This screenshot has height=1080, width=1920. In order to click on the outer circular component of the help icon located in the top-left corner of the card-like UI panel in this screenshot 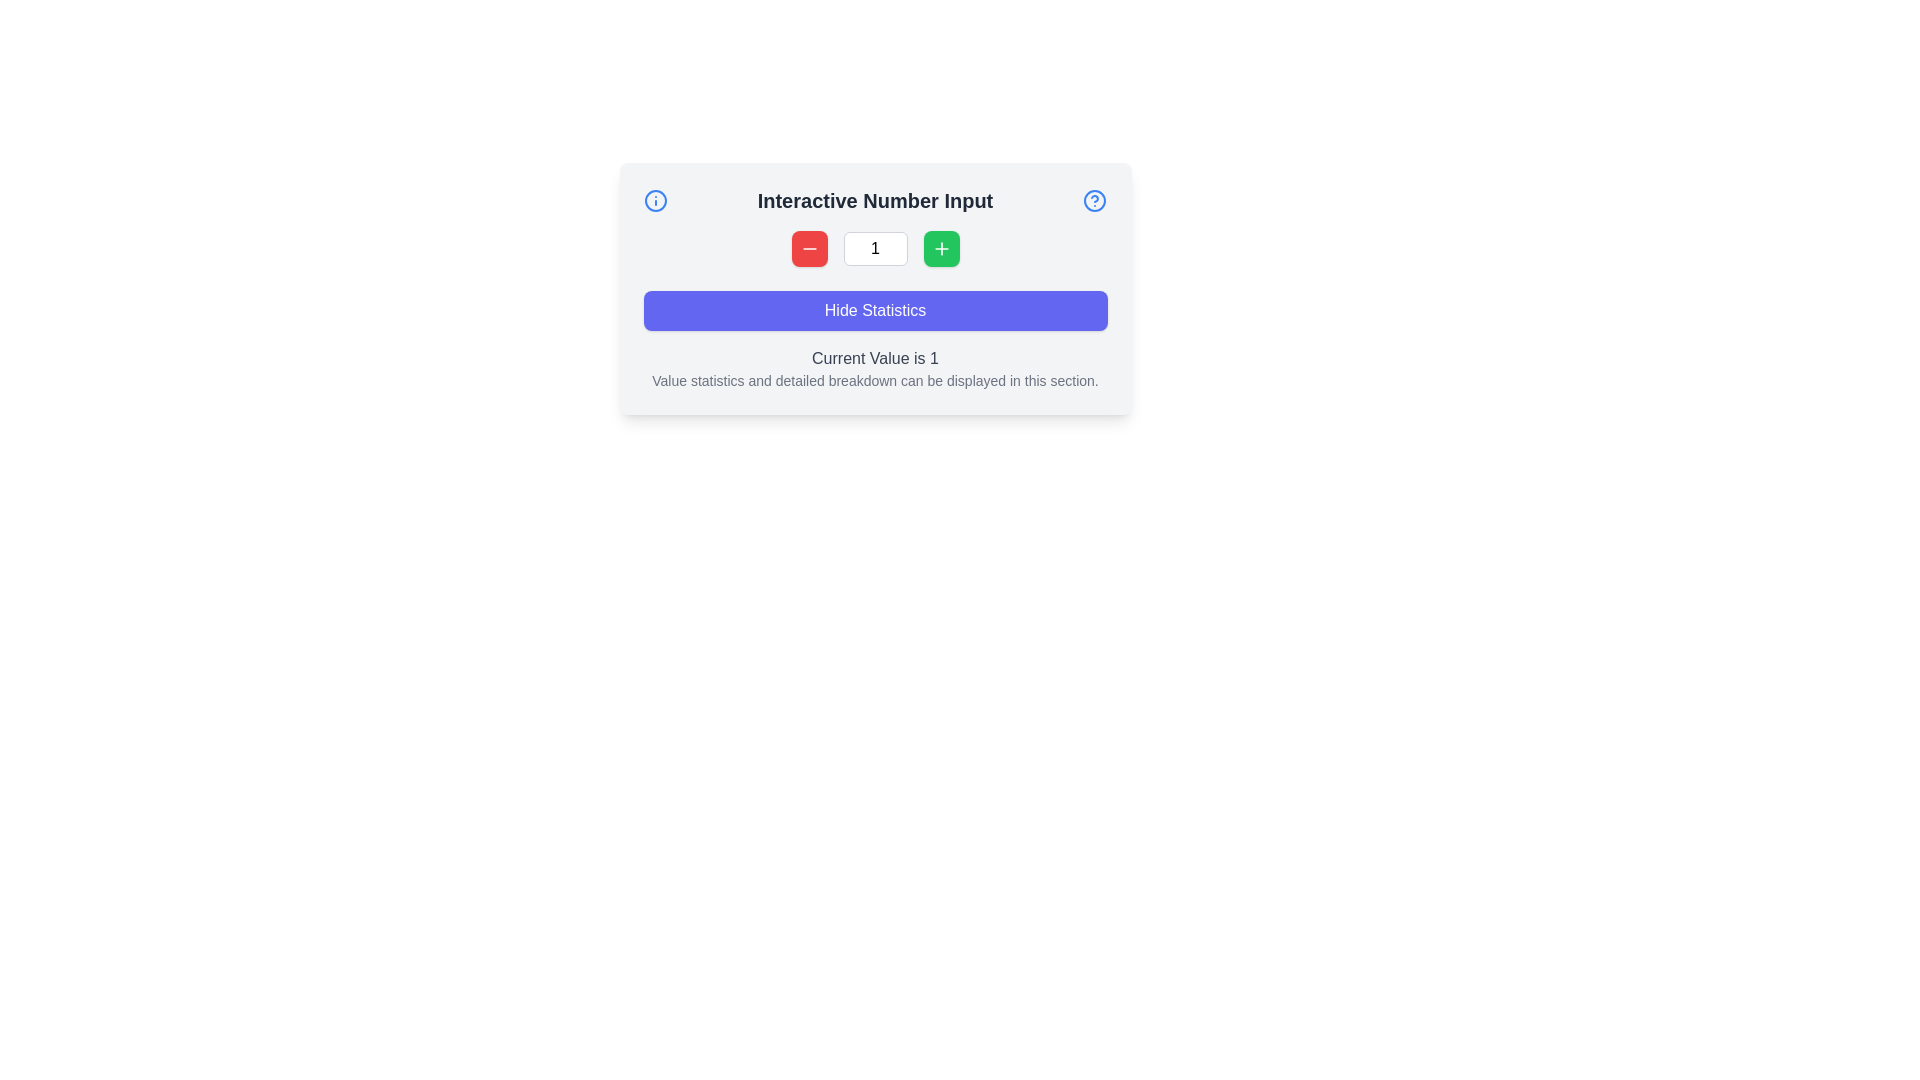, I will do `click(1094, 200)`.